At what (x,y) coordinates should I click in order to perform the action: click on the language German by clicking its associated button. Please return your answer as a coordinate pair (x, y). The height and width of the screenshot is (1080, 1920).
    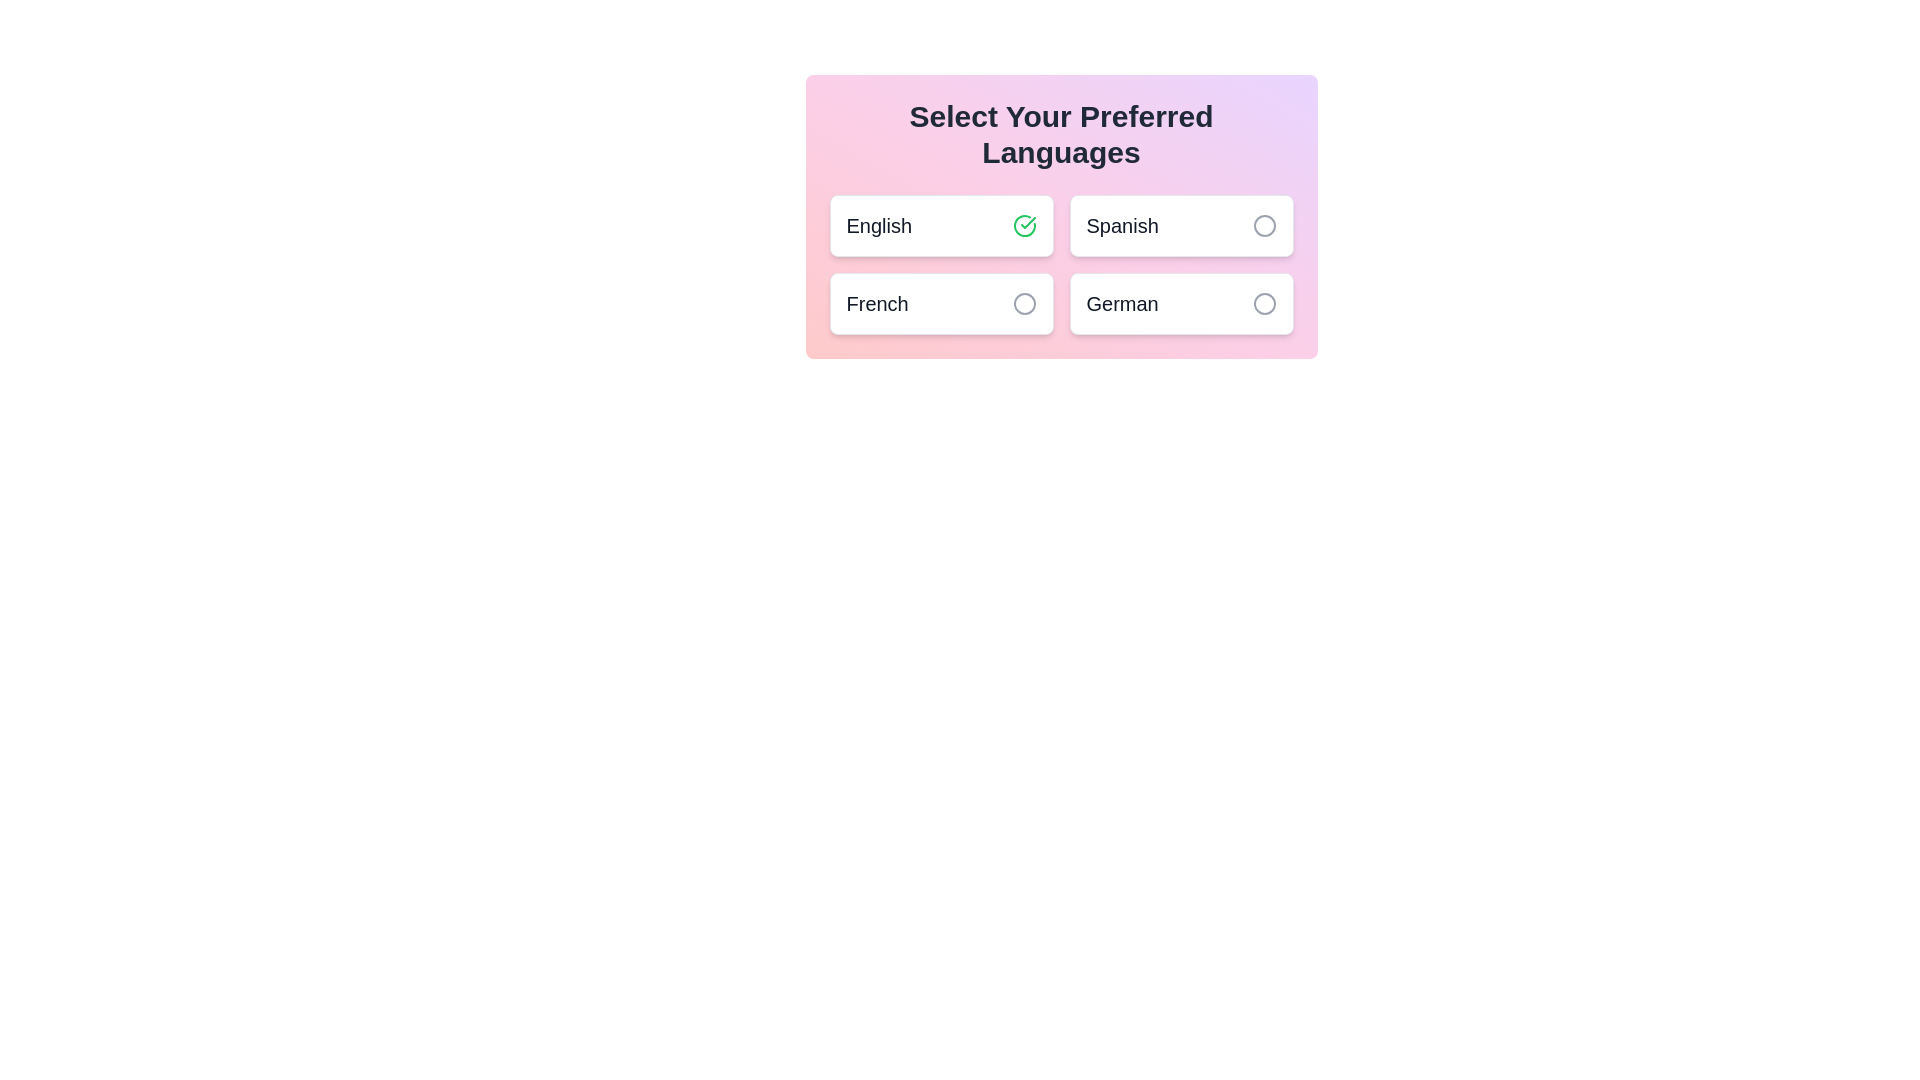
    Looking at the image, I should click on (1263, 304).